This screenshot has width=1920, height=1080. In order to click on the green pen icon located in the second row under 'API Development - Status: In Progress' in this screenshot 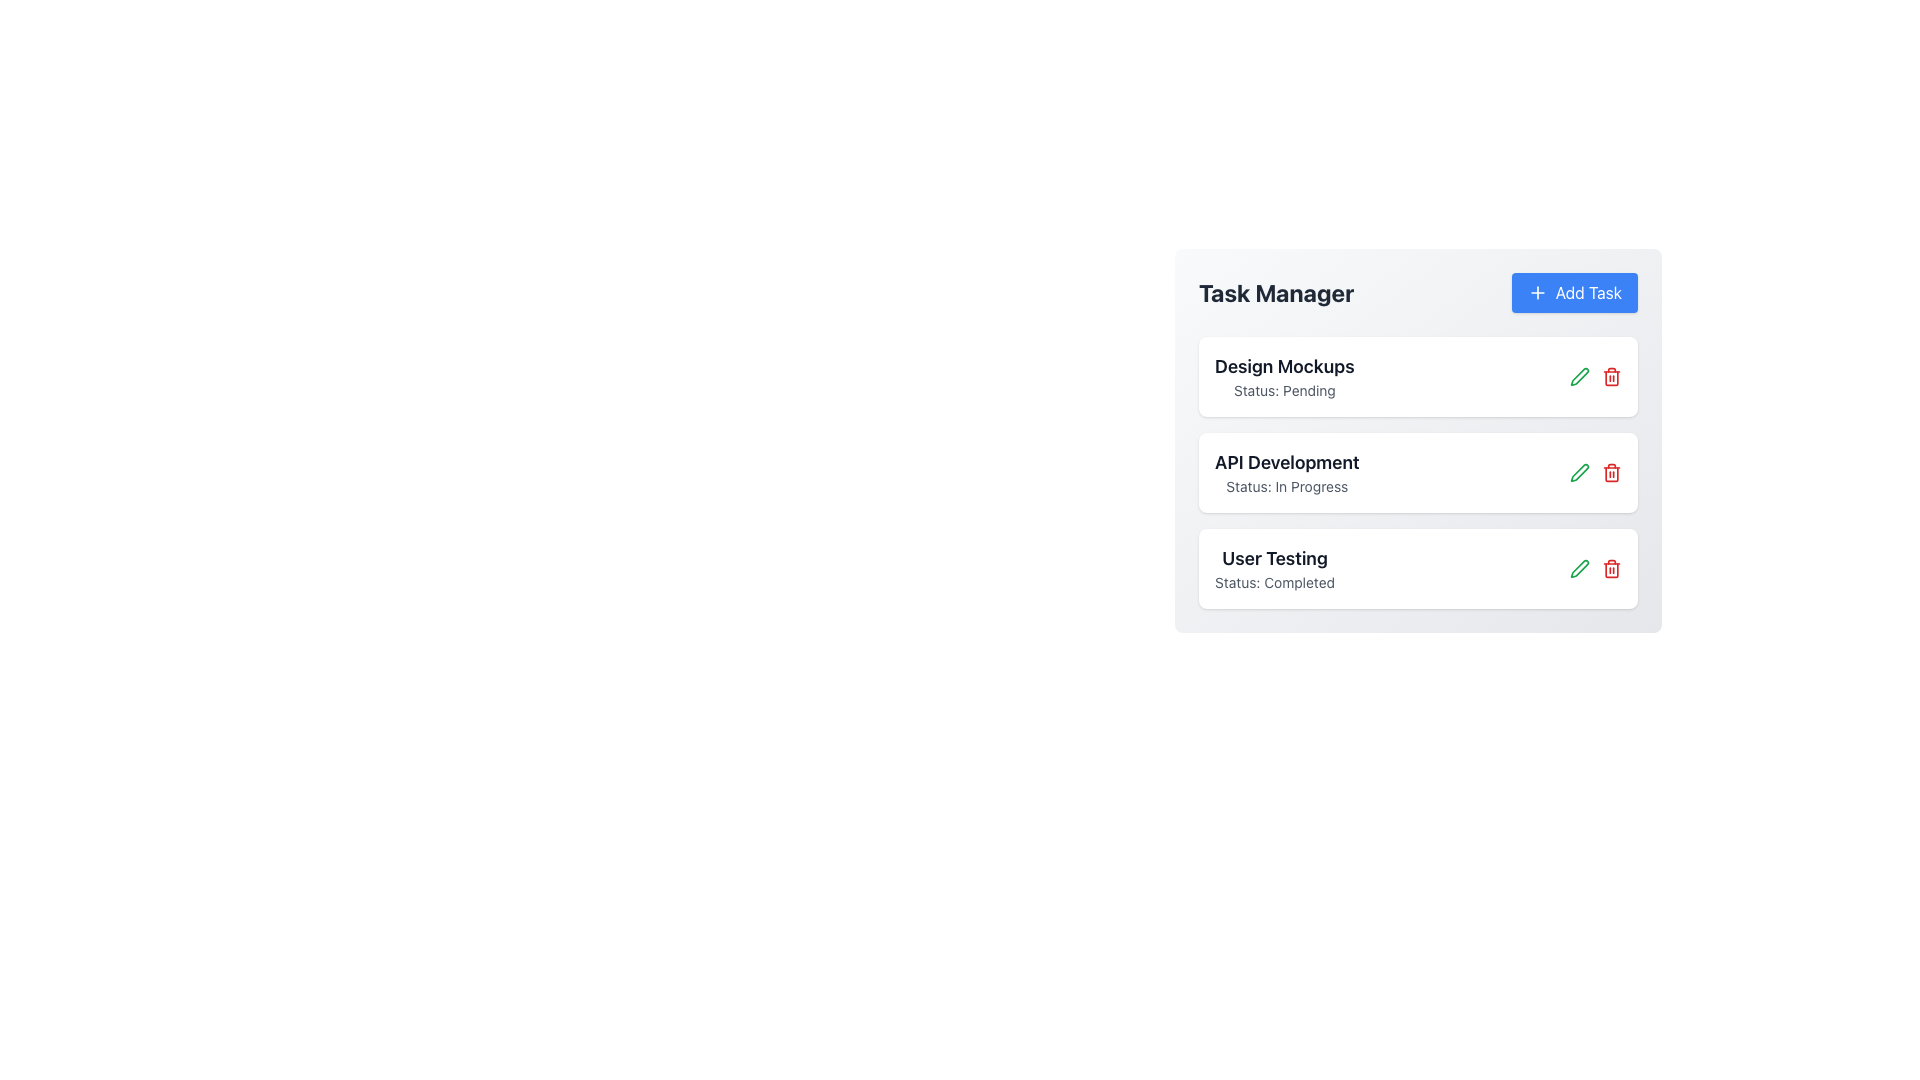, I will do `click(1578, 473)`.